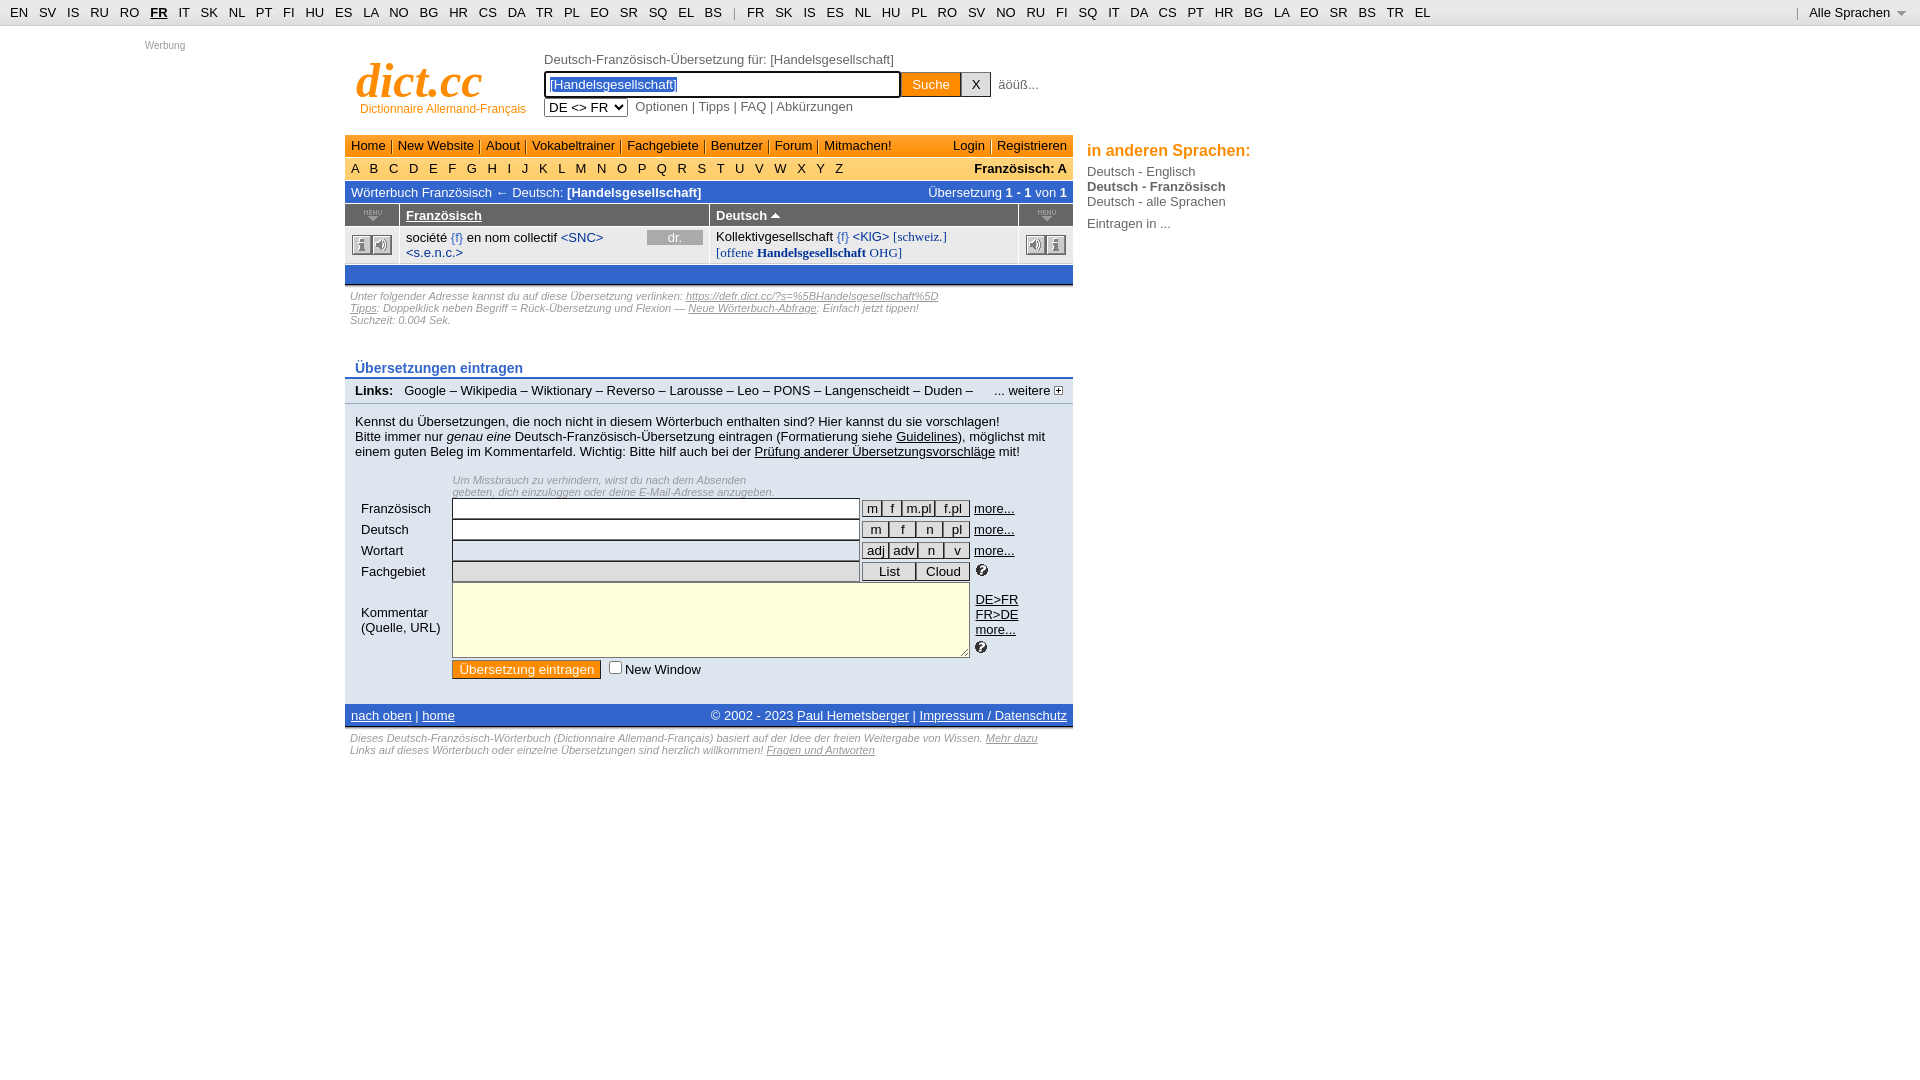 This screenshot has height=1080, width=1920. I want to click on 'R', so click(682, 167).